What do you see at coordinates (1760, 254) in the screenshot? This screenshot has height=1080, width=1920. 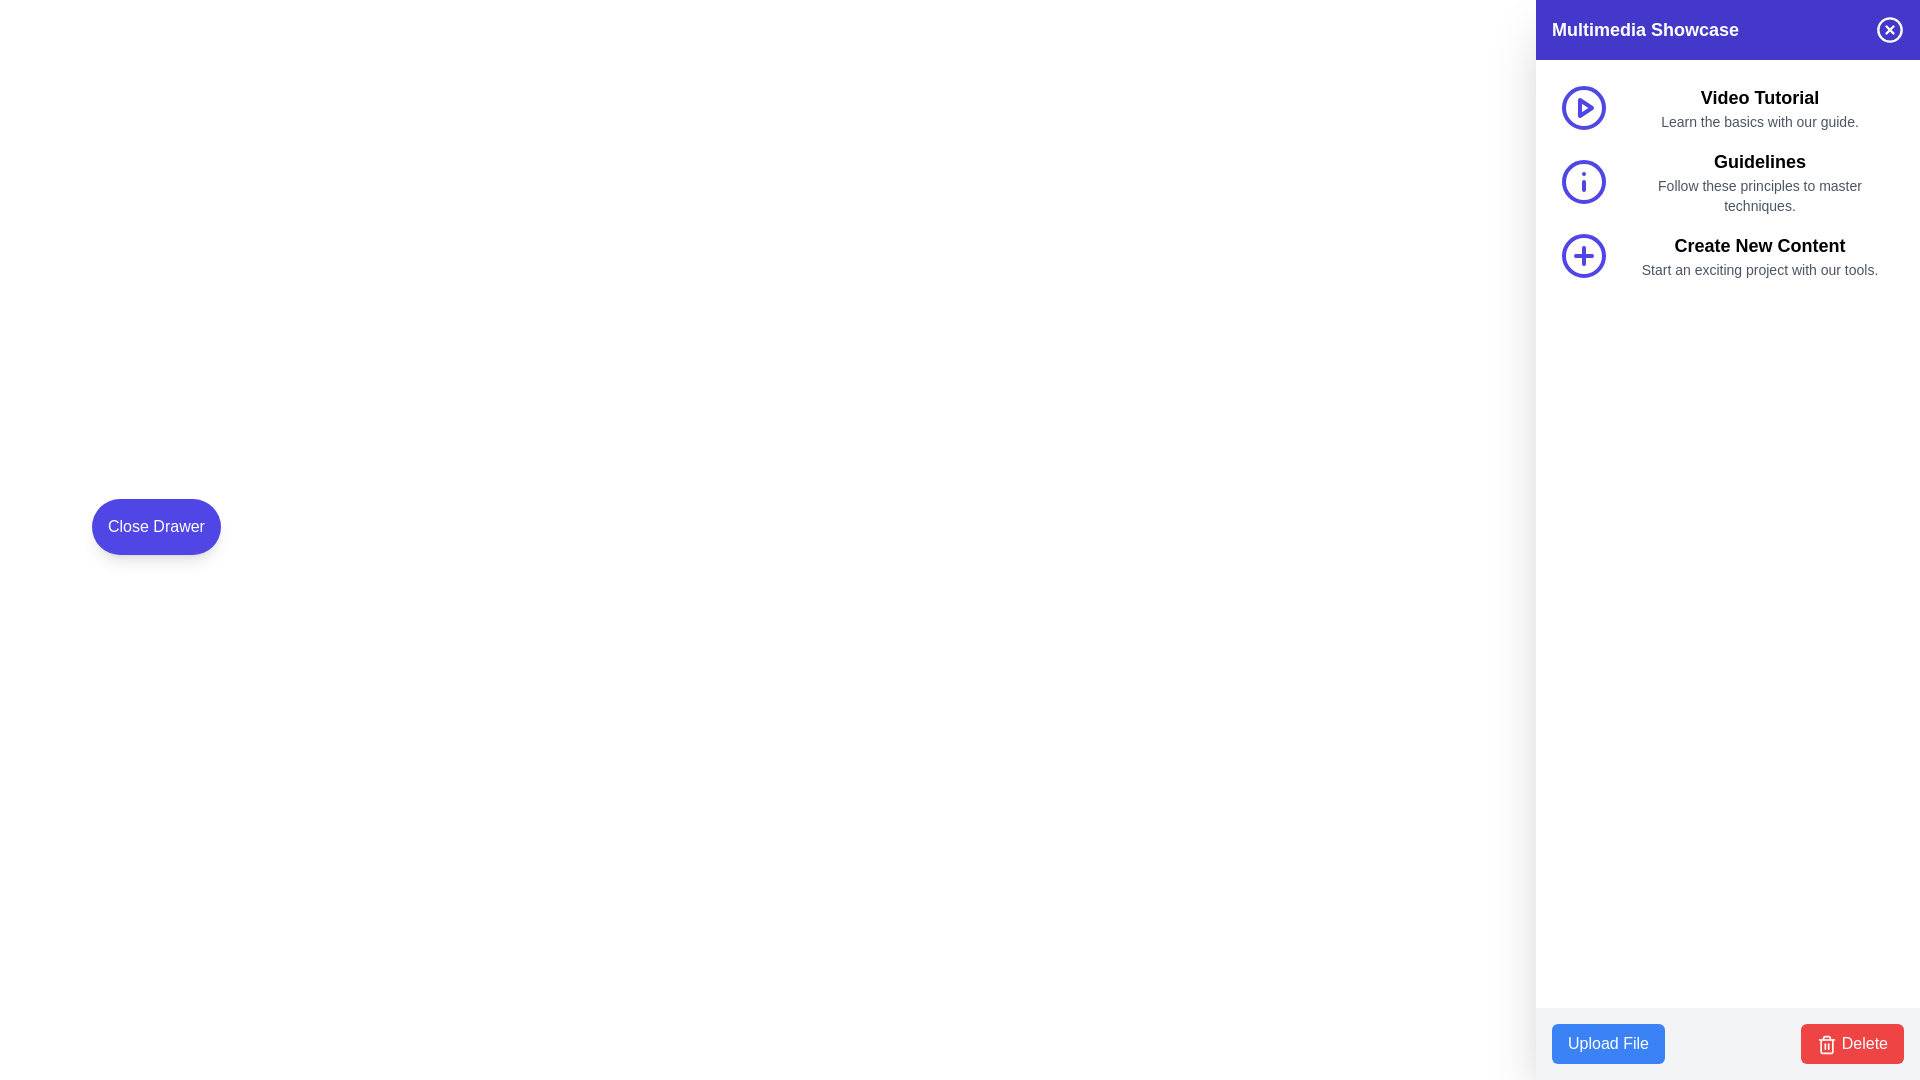 I see `the text block component that includes the heading 'Create New Content' and the subtitle 'Start an exciting project with our tools', which is the third item in the vertical list on the right-hand panel` at bounding box center [1760, 254].